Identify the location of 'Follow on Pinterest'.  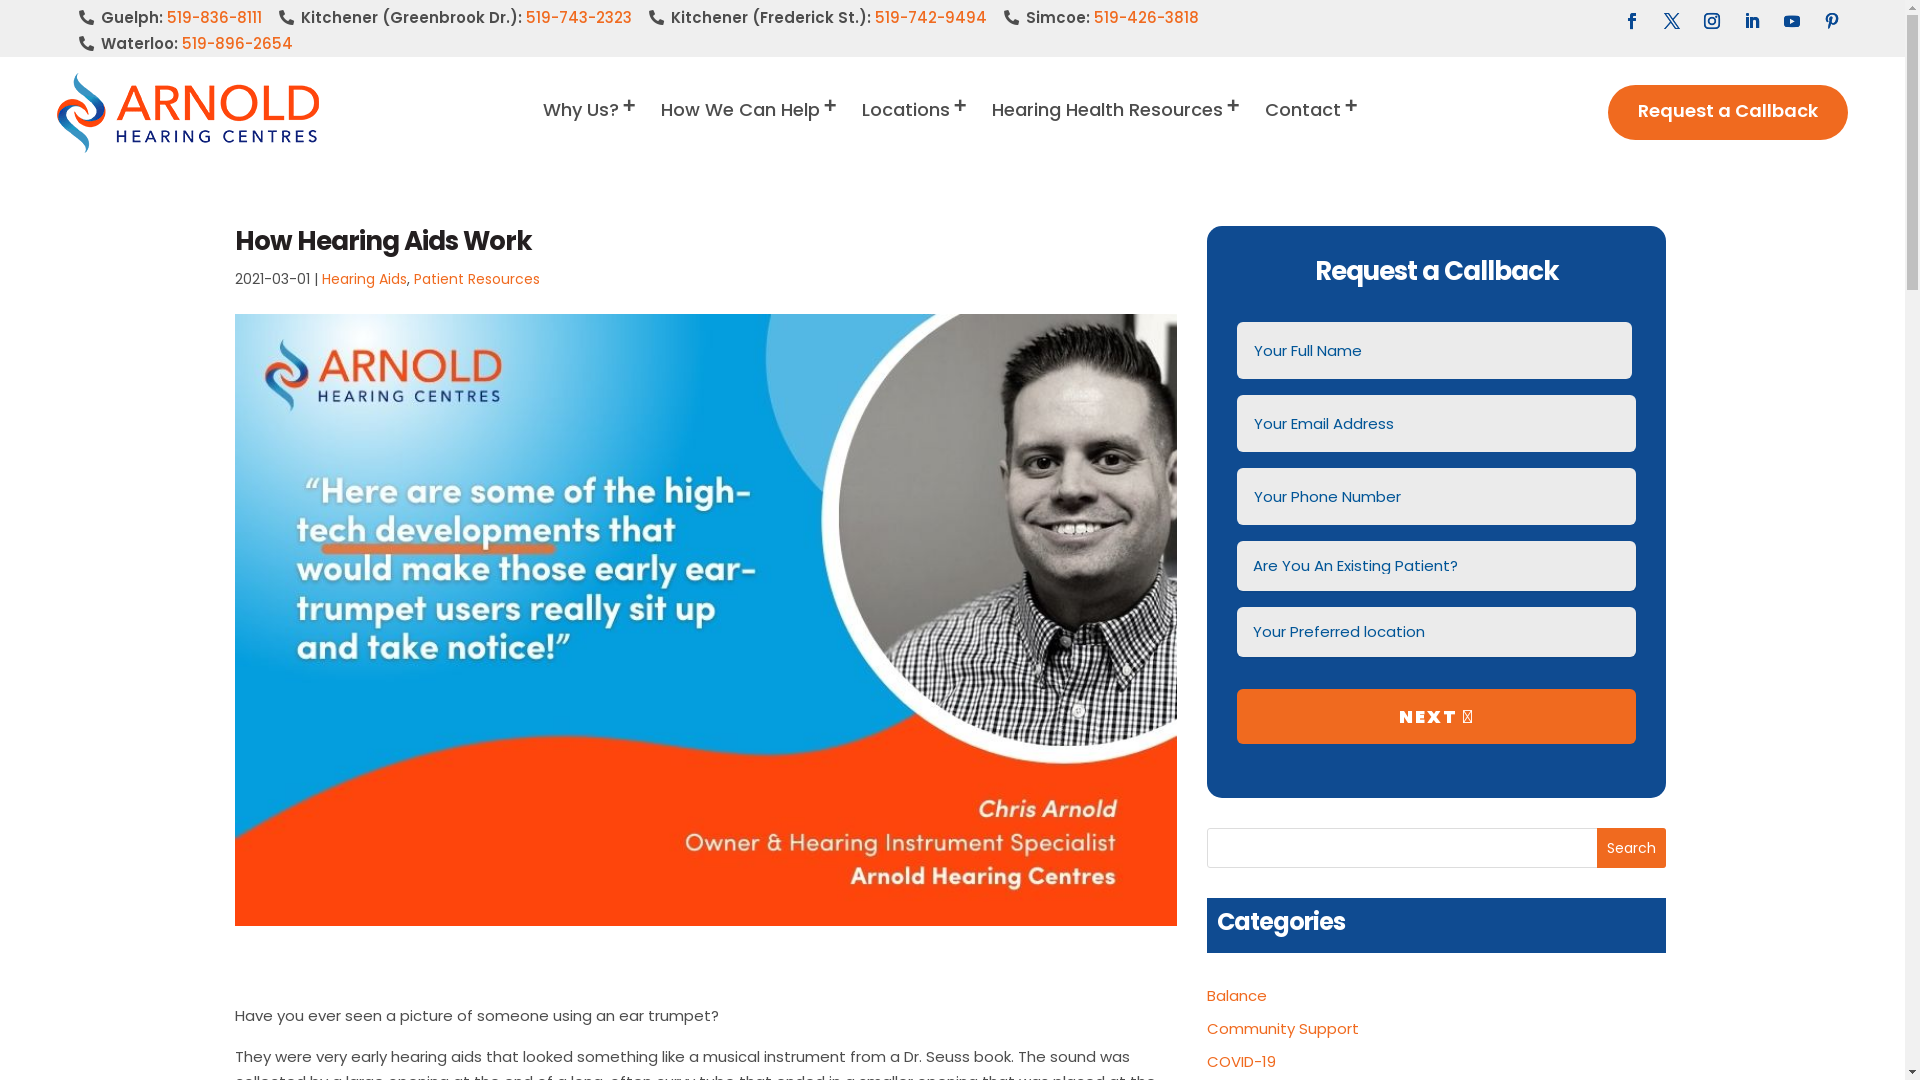
(1832, 20).